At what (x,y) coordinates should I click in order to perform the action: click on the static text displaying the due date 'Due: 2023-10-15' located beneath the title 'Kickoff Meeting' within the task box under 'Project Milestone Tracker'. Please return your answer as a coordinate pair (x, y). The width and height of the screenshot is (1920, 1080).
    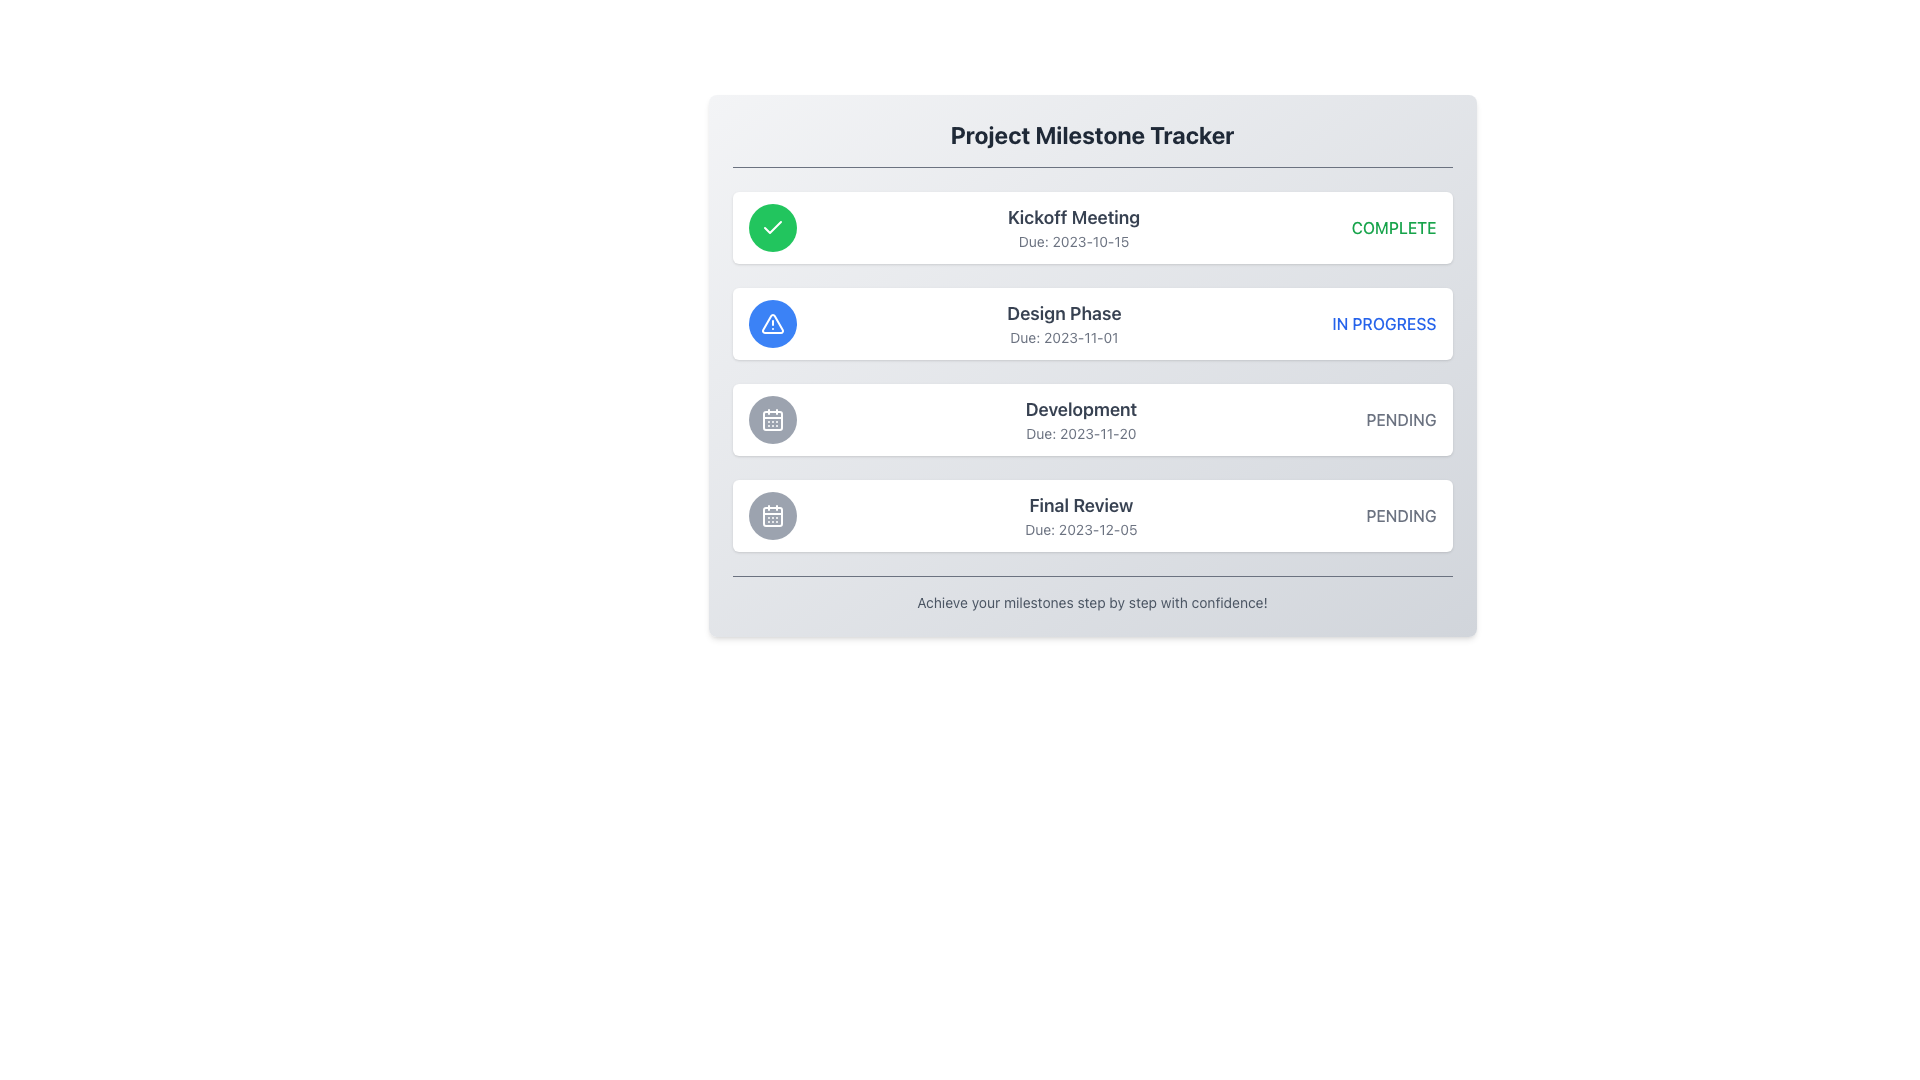
    Looking at the image, I should click on (1073, 241).